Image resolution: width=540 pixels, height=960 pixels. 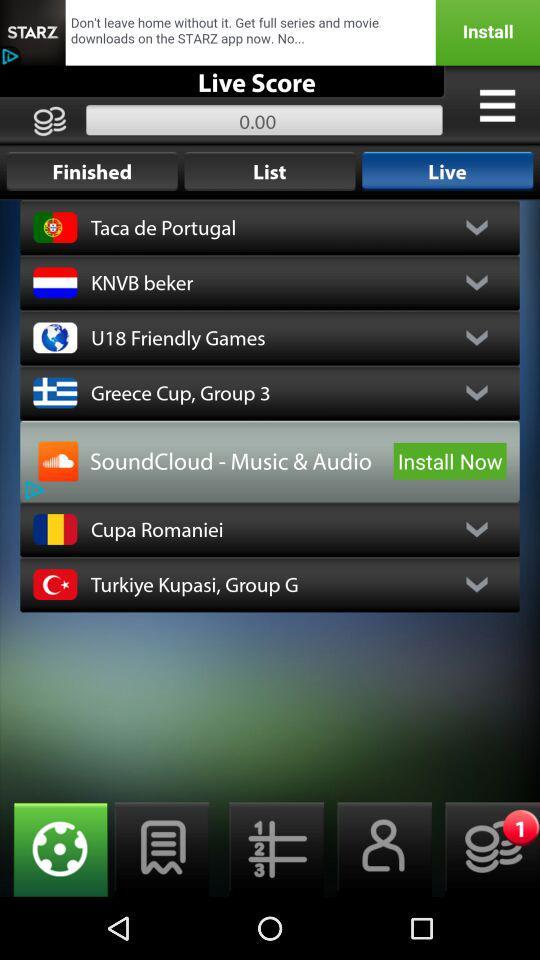 What do you see at coordinates (54, 848) in the screenshot?
I see `setting` at bounding box center [54, 848].